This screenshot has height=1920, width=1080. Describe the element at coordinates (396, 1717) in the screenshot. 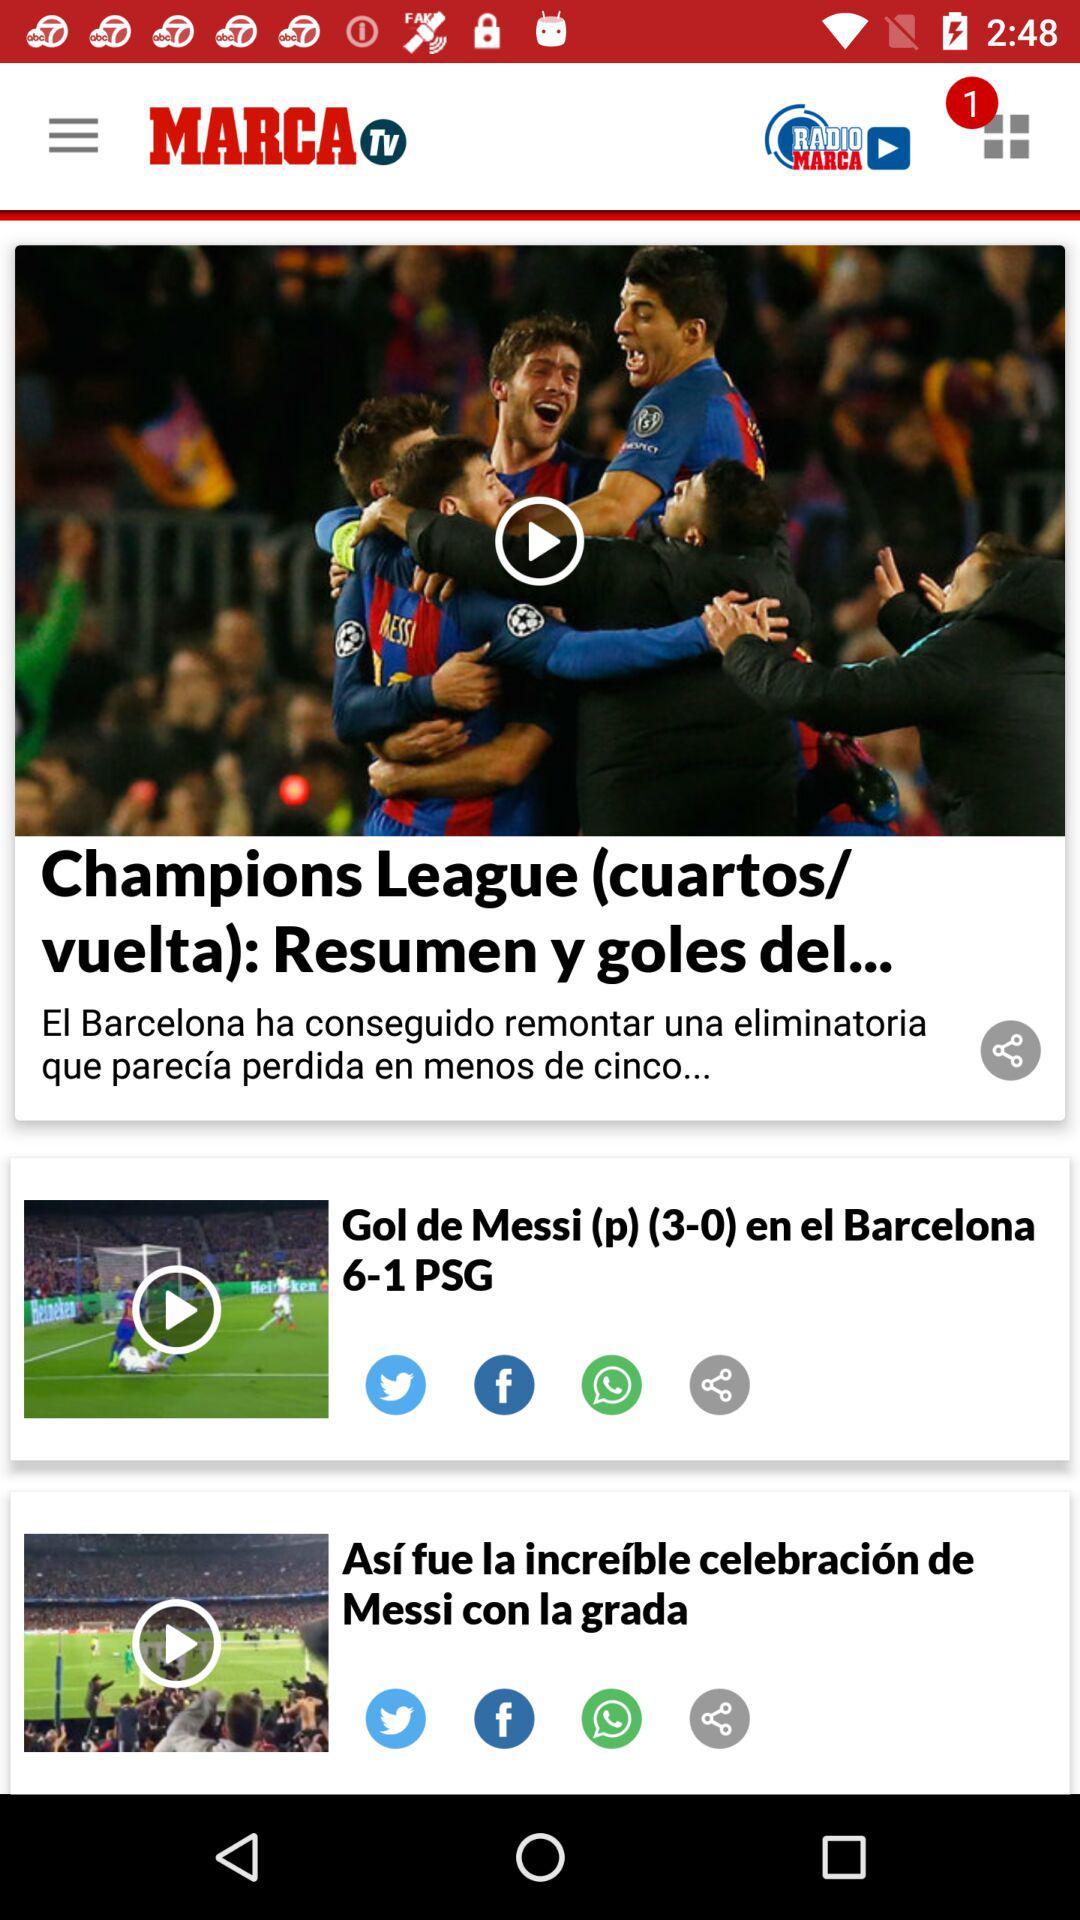

I see `share the article` at that location.